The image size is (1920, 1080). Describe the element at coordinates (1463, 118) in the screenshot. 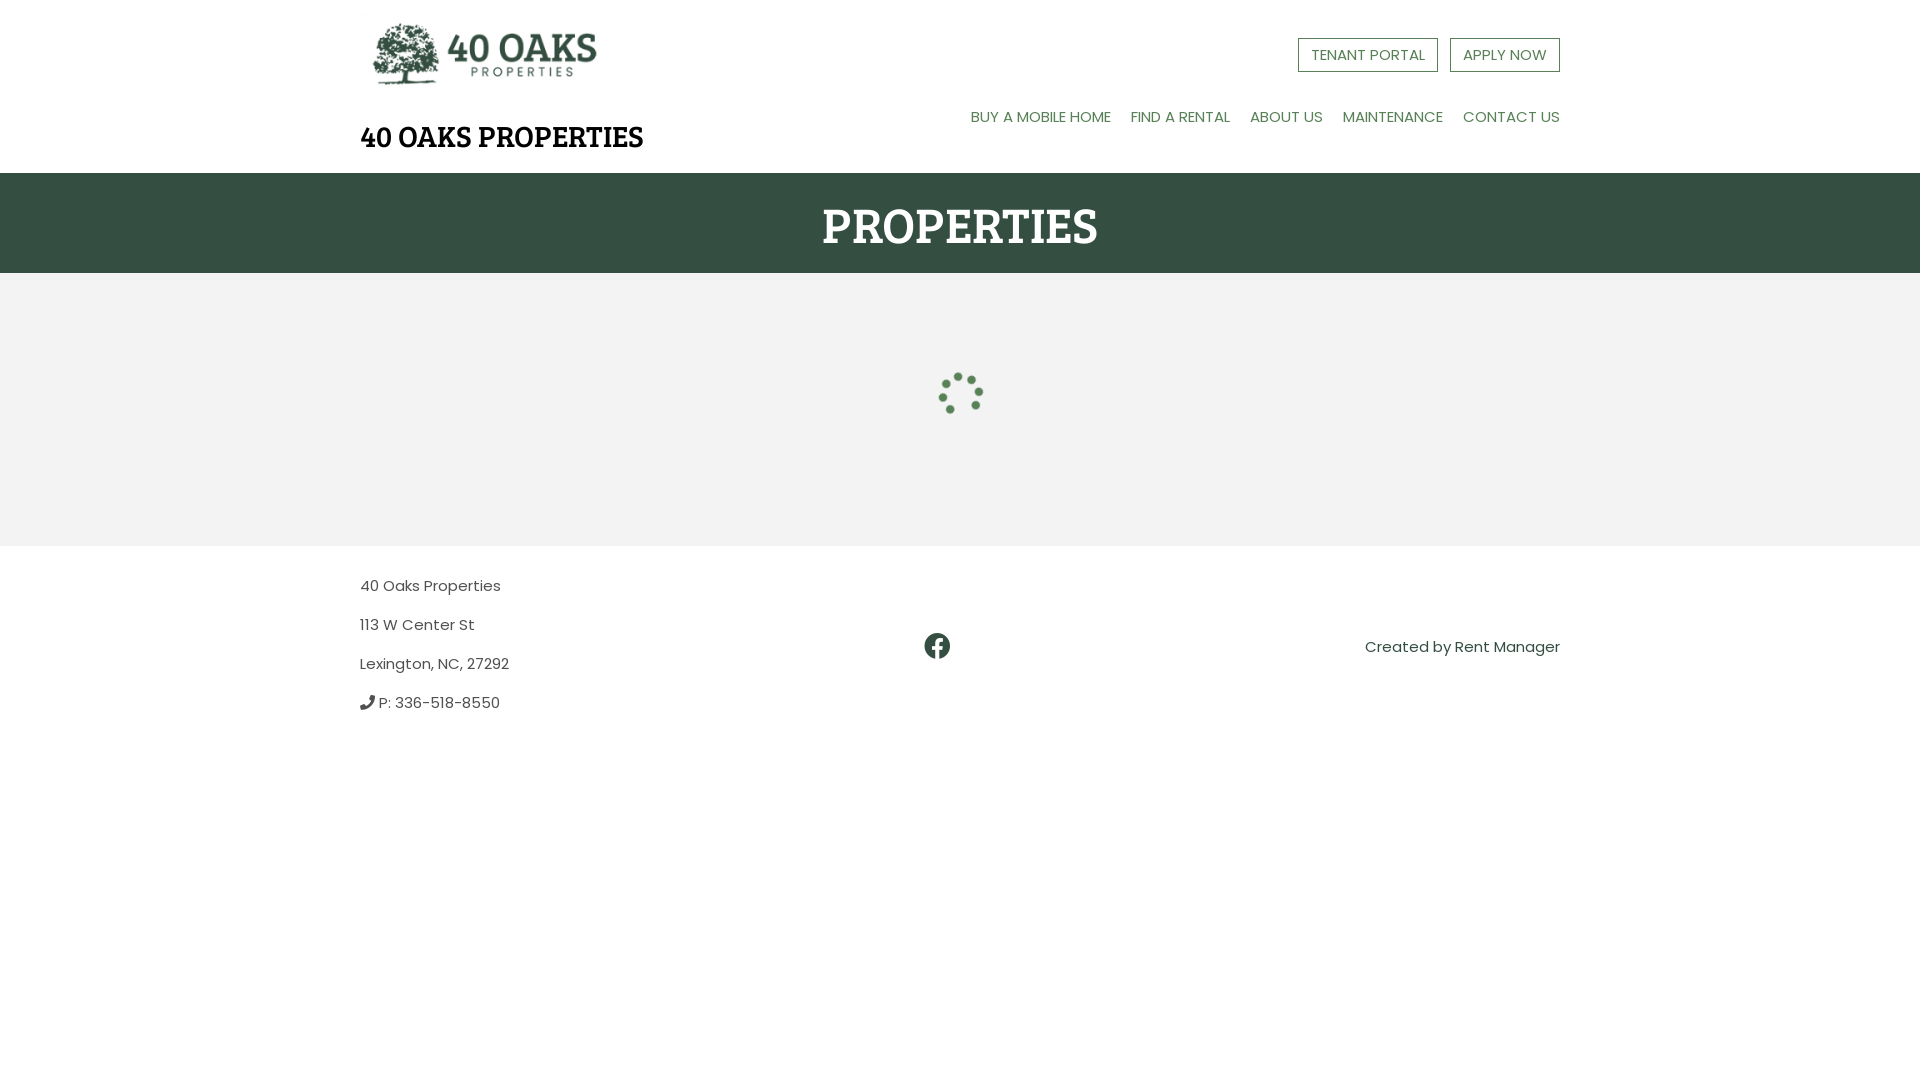

I see `'CONTACT US'` at that location.